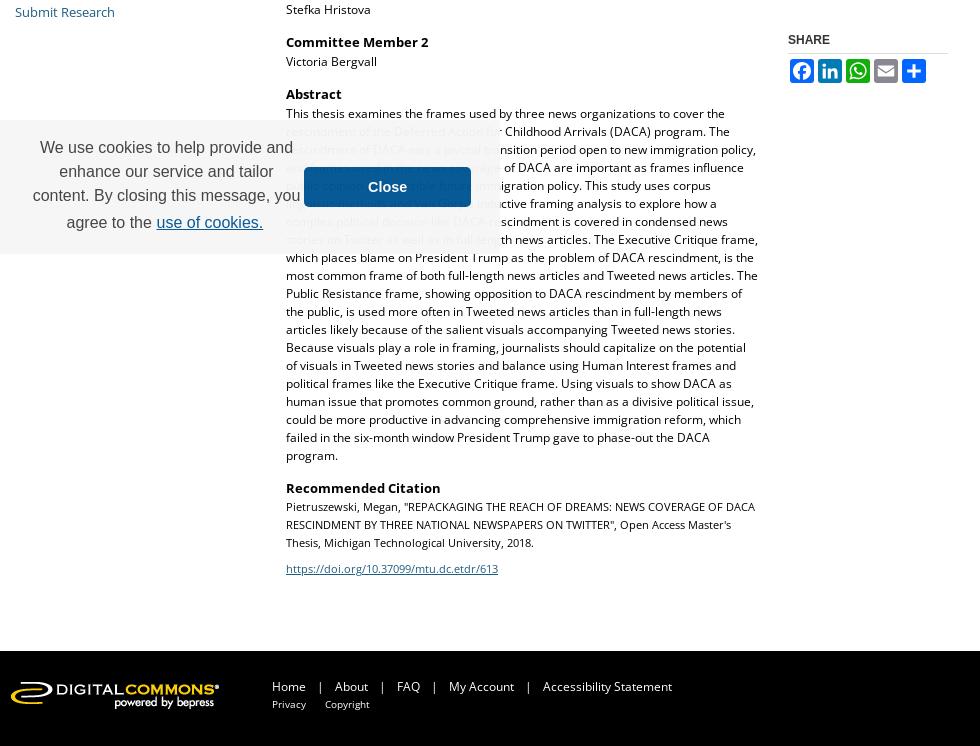  Describe the element at coordinates (328, 9) in the screenshot. I see `'Stefka Hristova'` at that location.